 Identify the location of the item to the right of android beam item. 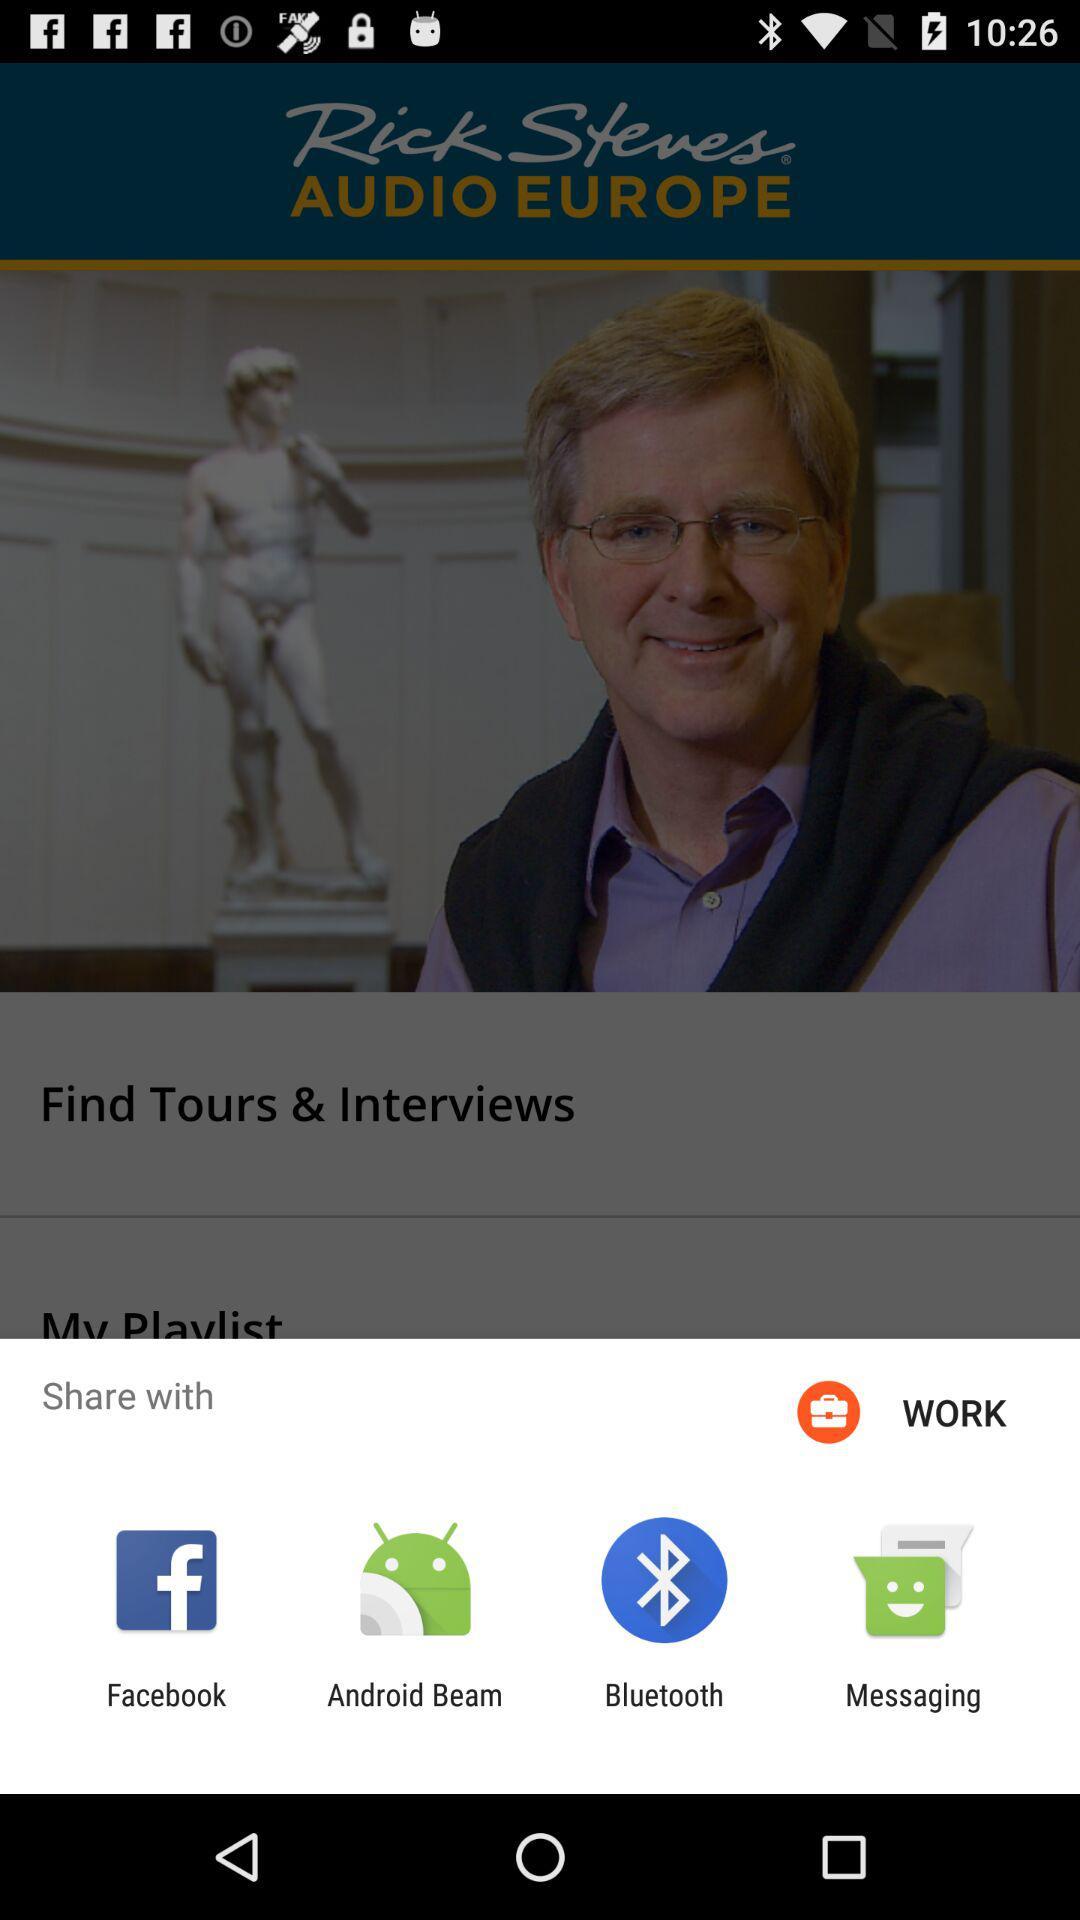
(664, 1711).